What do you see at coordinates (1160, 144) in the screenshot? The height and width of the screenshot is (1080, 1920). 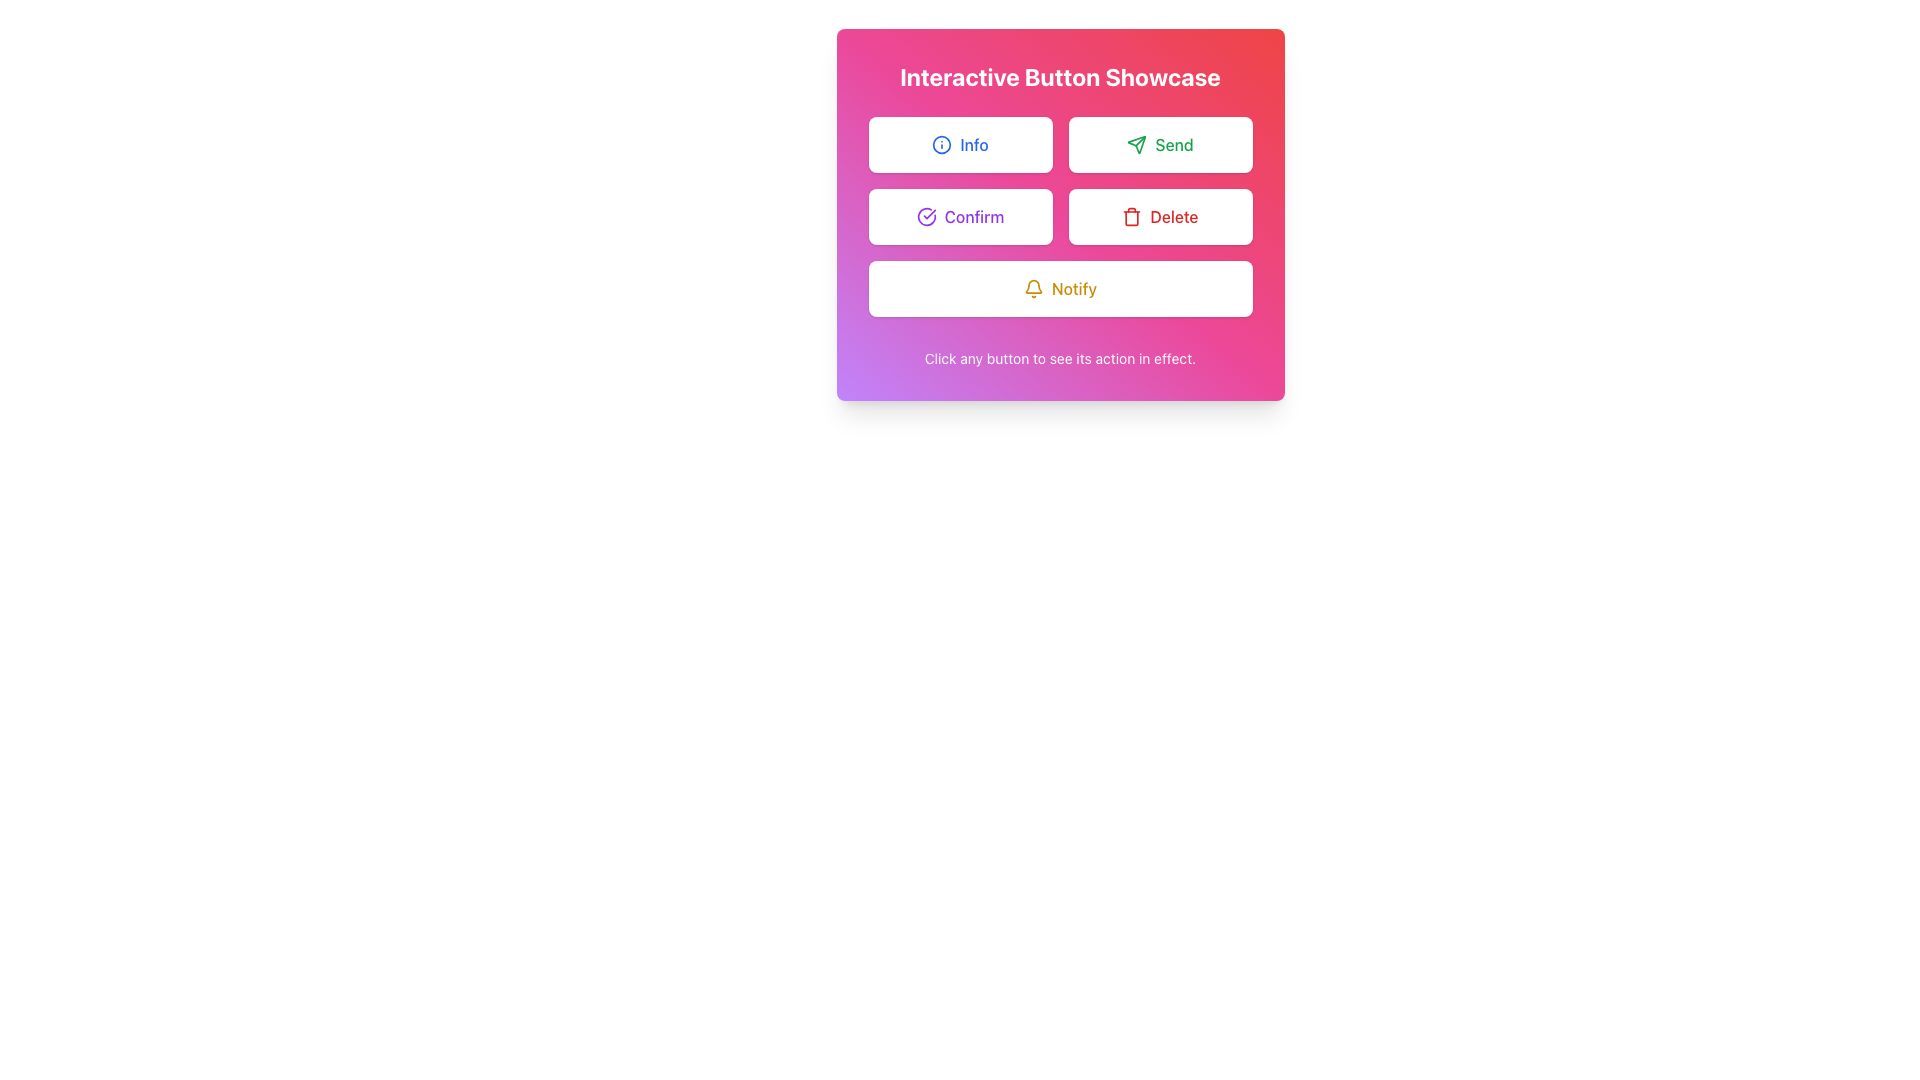 I see `the 'Send' button located in the top-right of the grid layout to initiate the message or data transfer action` at bounding box center [1160, 144].